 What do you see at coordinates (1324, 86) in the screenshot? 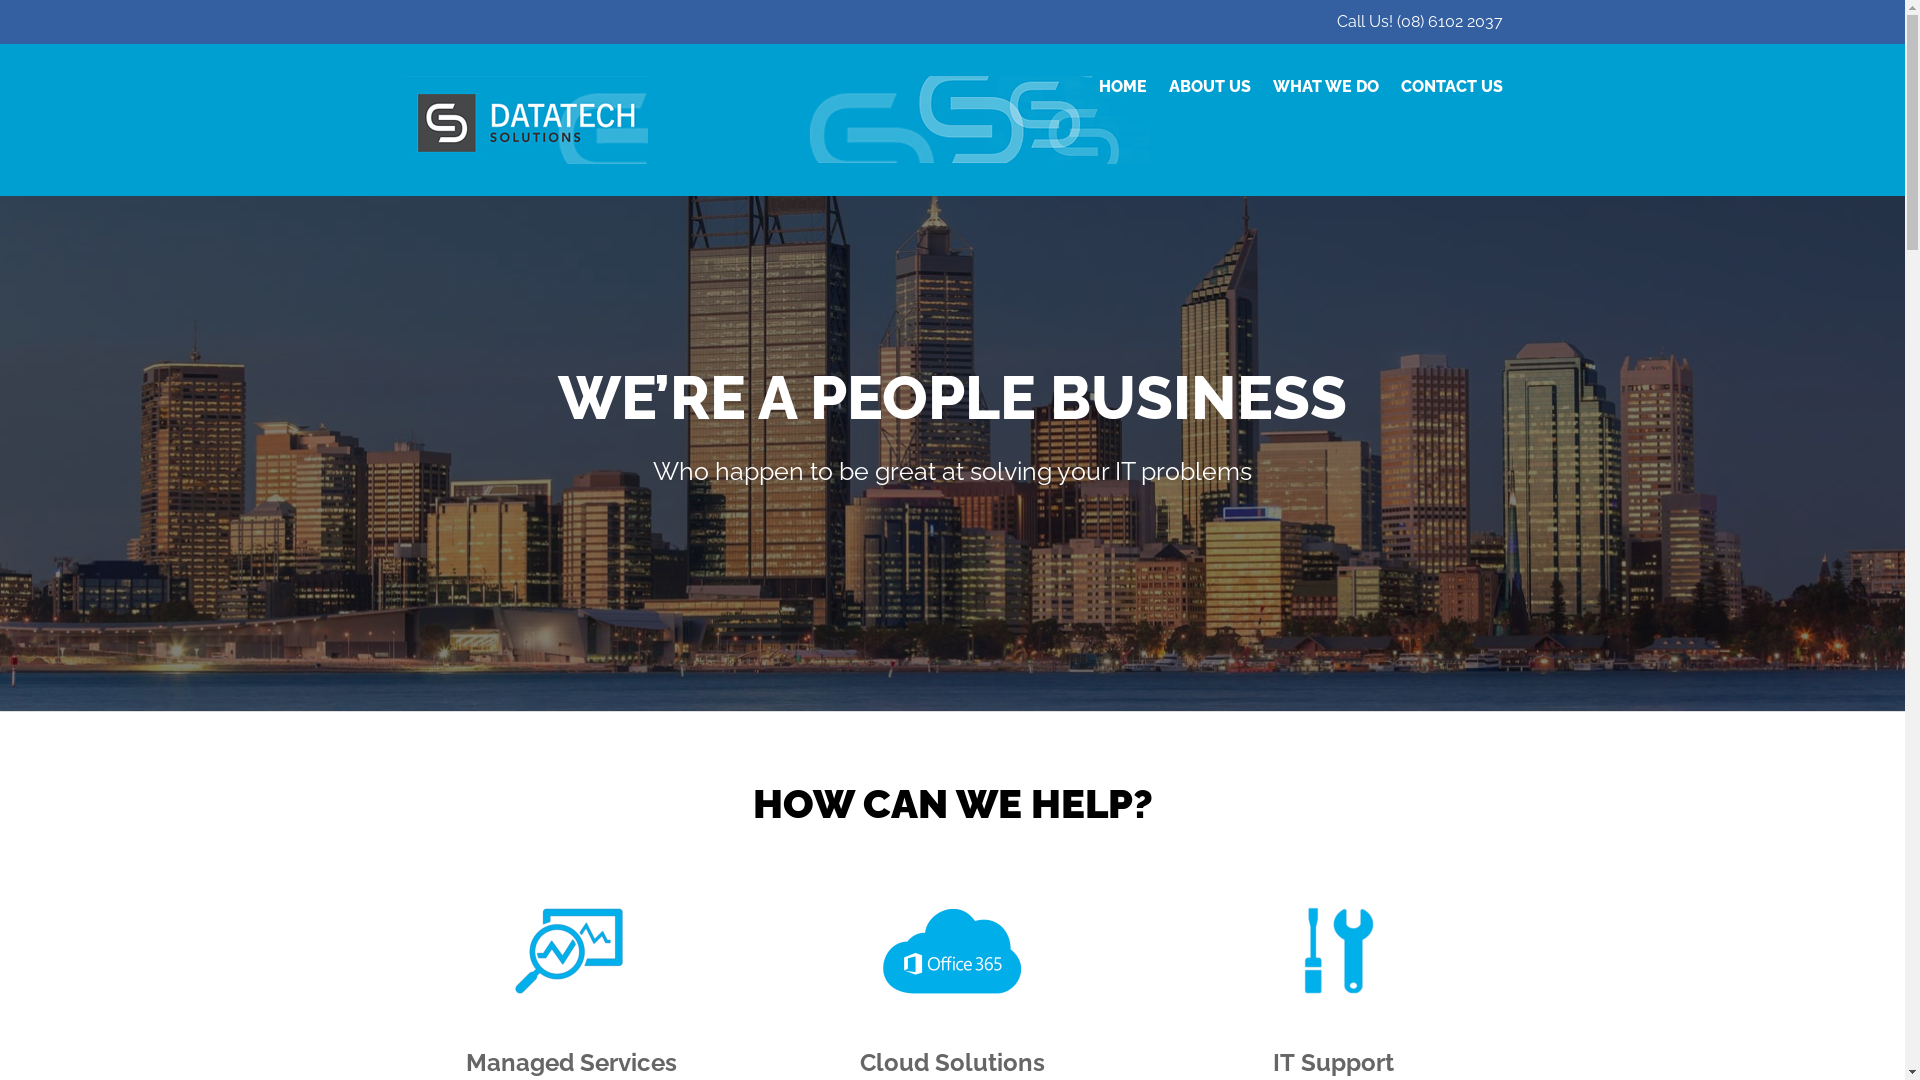
I see `'WHAT WE DO'` at bounding box center [1324, 86].